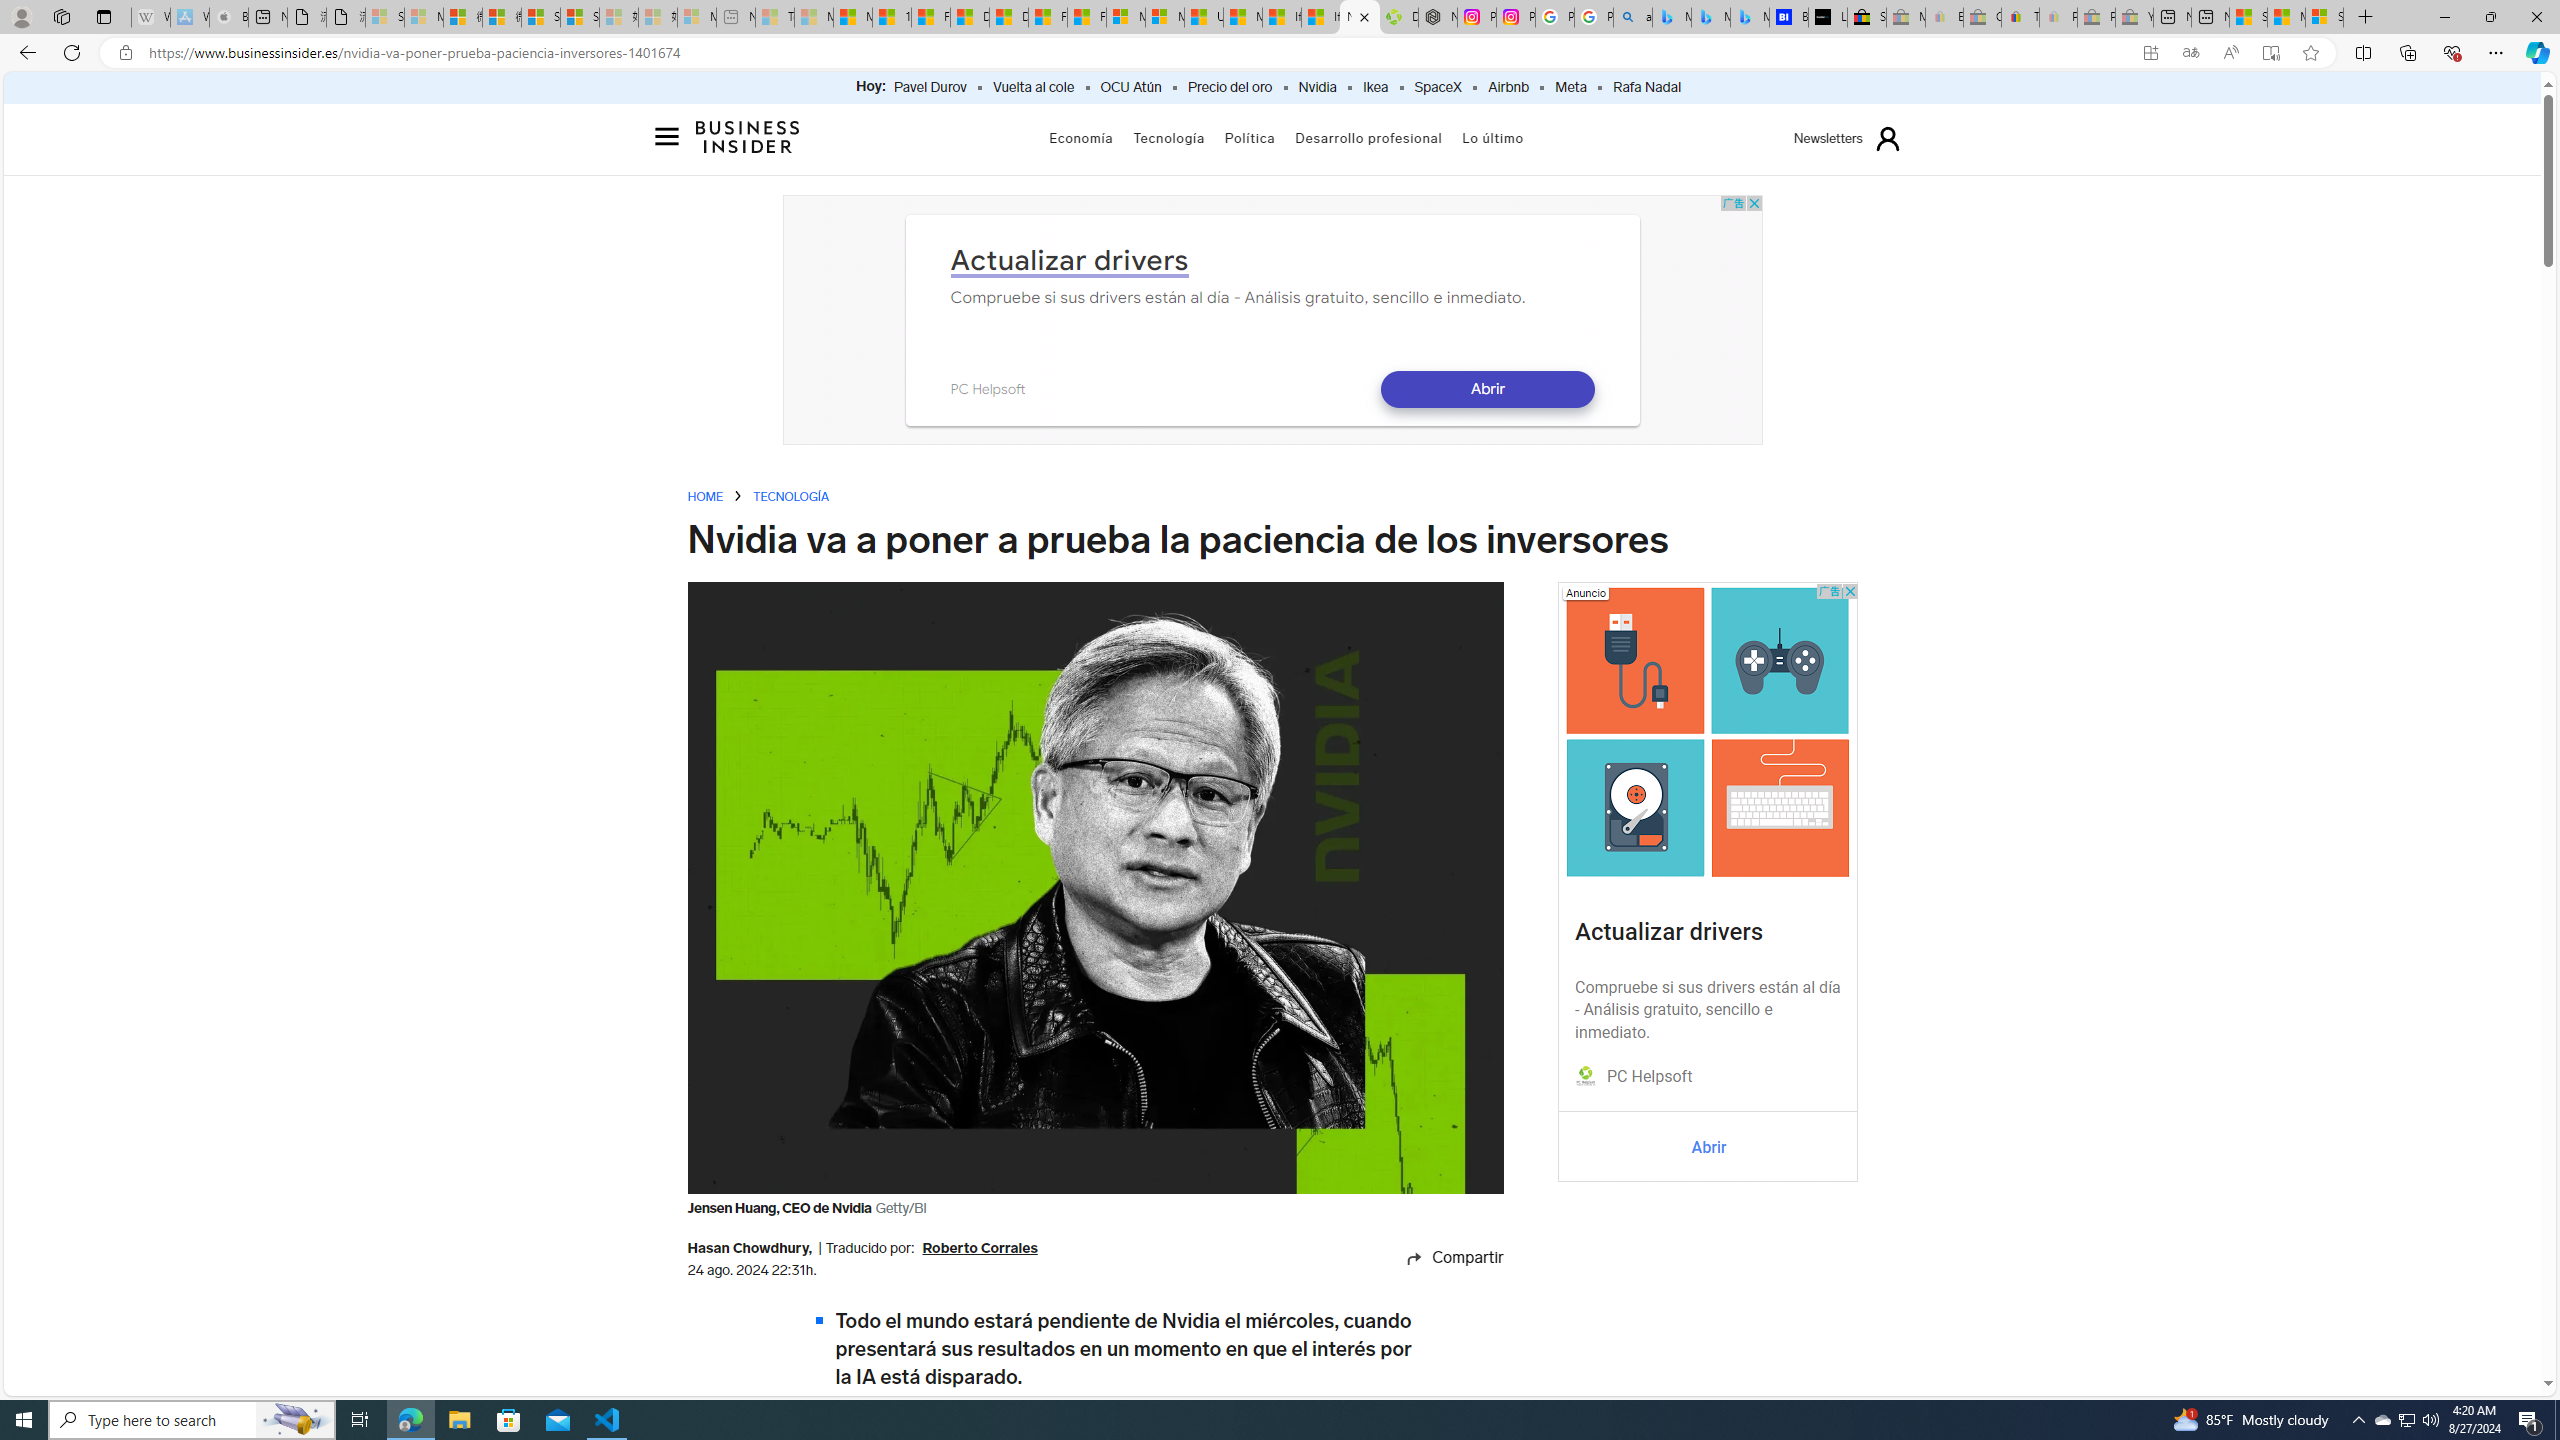 The height and width of the screenshot is (1440, 2560). I want to click on 'Airbnb', so click(1507, 87).